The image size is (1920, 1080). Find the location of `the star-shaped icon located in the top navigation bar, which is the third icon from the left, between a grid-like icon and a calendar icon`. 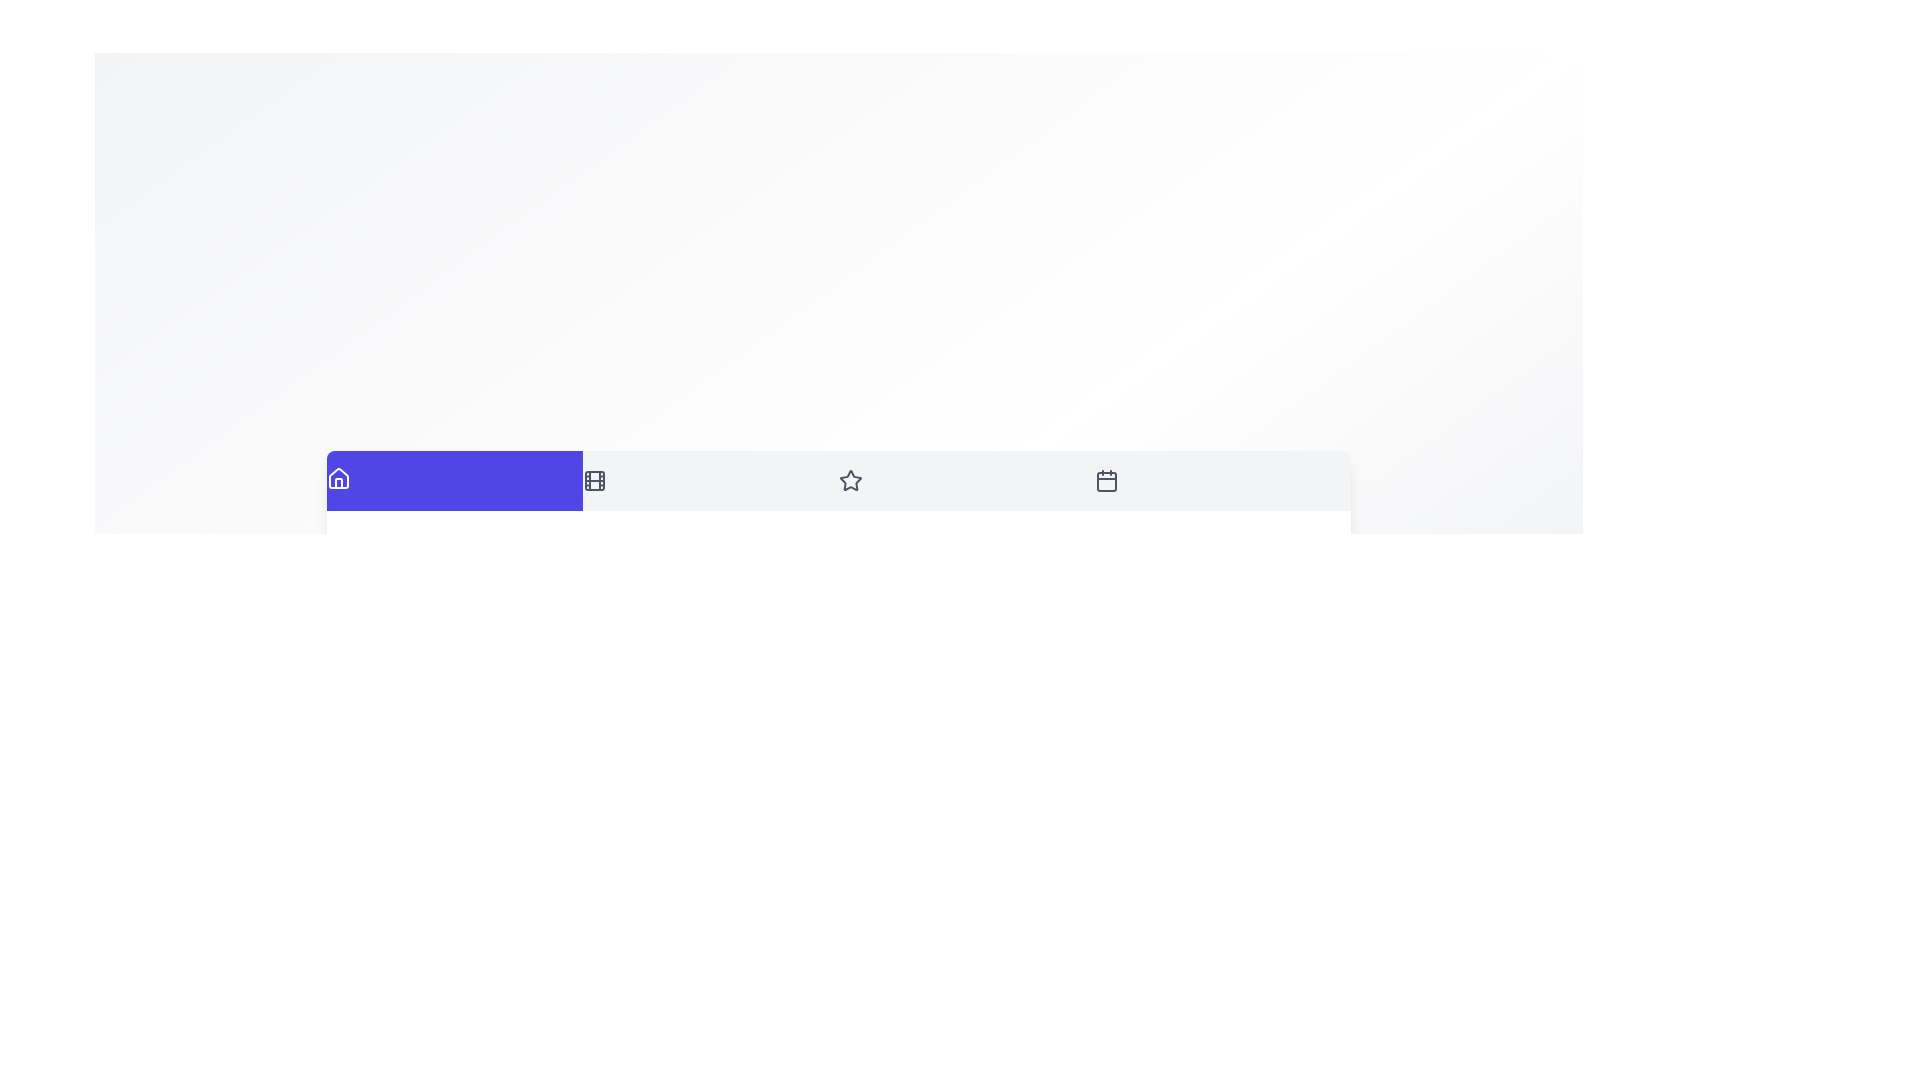

the star-shaped icon located in the top navigation bar, which is the third icon from the left, between a grid-like icon and a calendar icon is located at coordinates (850, 480).